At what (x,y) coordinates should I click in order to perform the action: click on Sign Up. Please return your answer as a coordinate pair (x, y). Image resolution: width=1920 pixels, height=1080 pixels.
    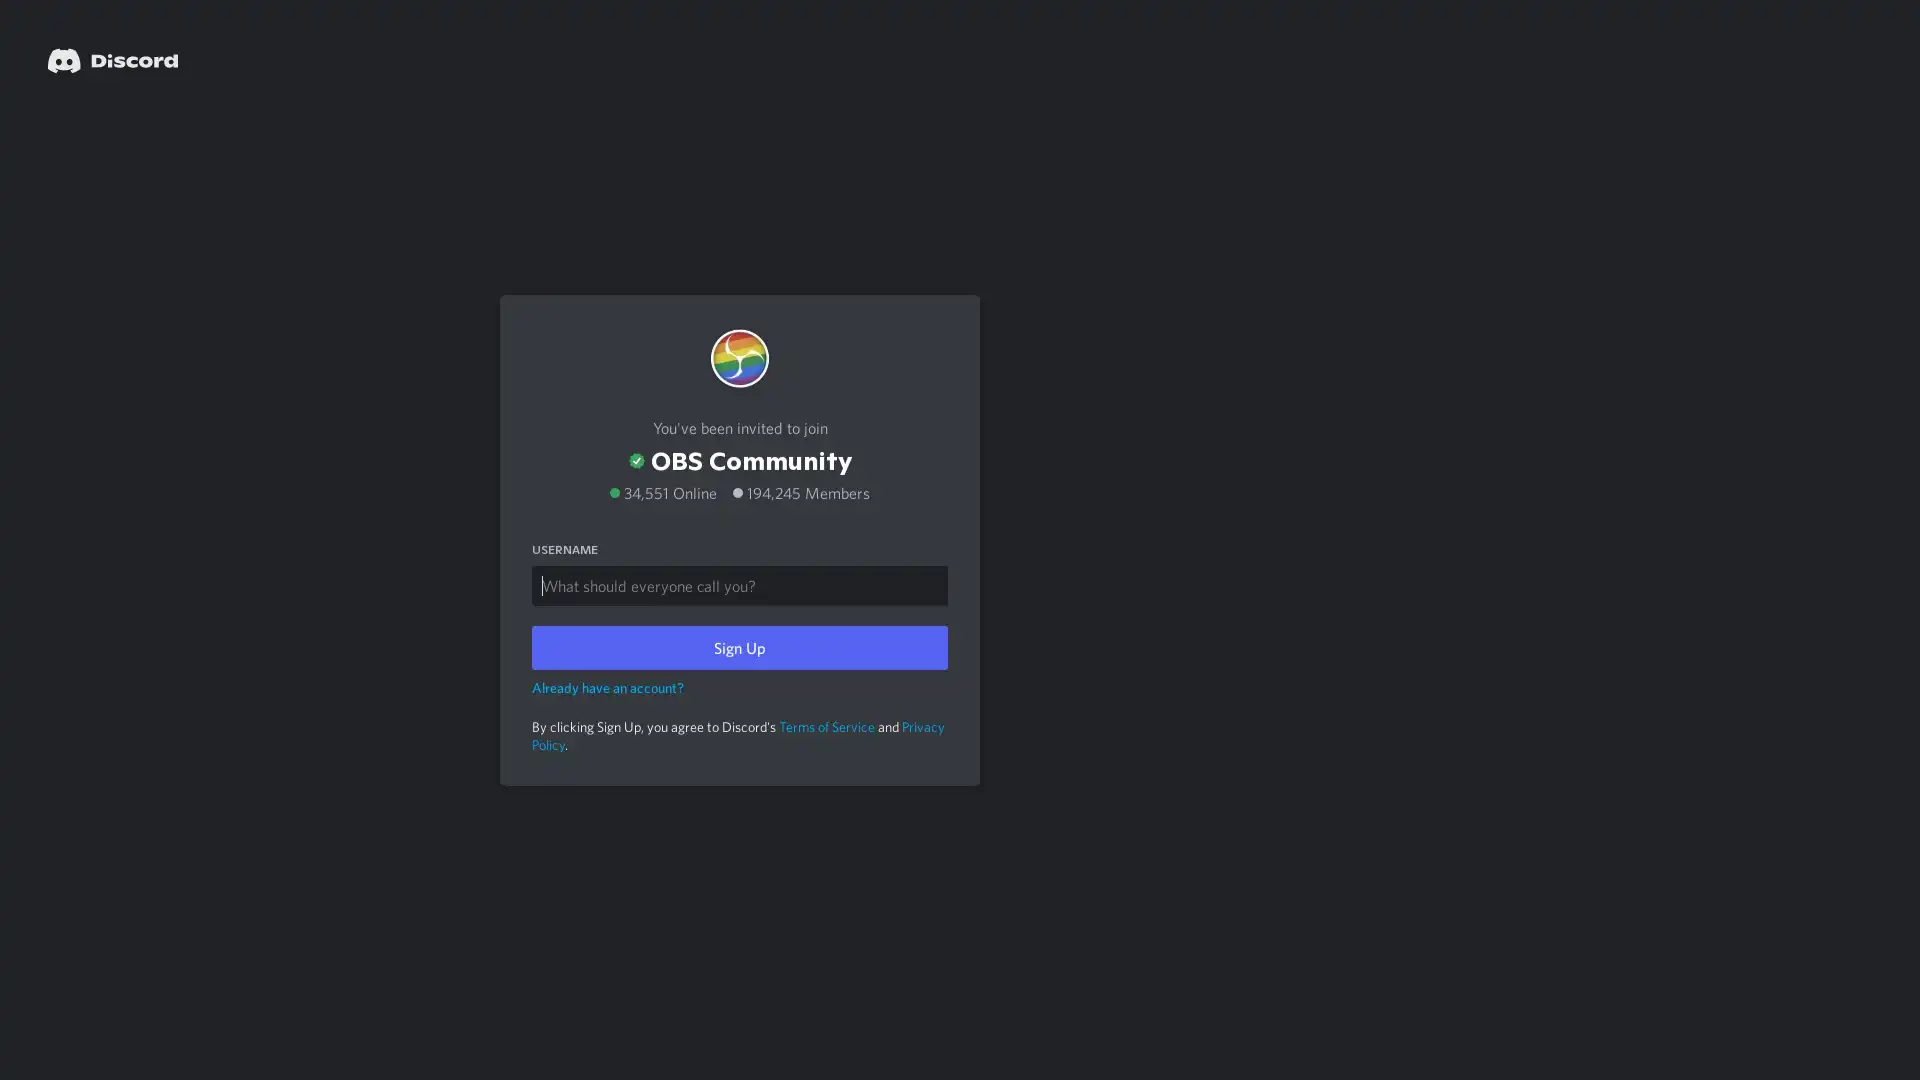
    Looking at the image, I should click on (738, 647).